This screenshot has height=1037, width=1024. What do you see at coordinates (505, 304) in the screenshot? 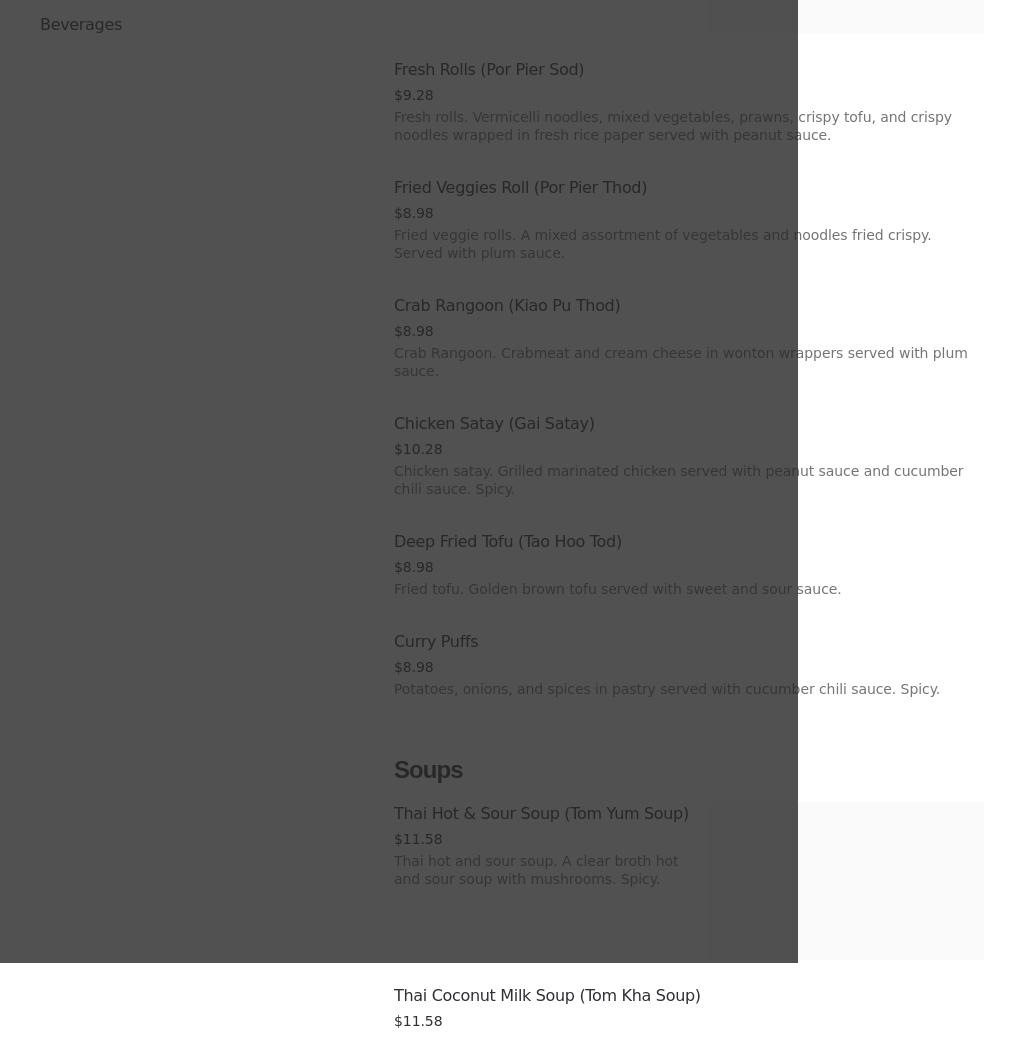
I see `'Crab Rangoon (Kiao Pu Thod)'` at bounding box center [505, 304].